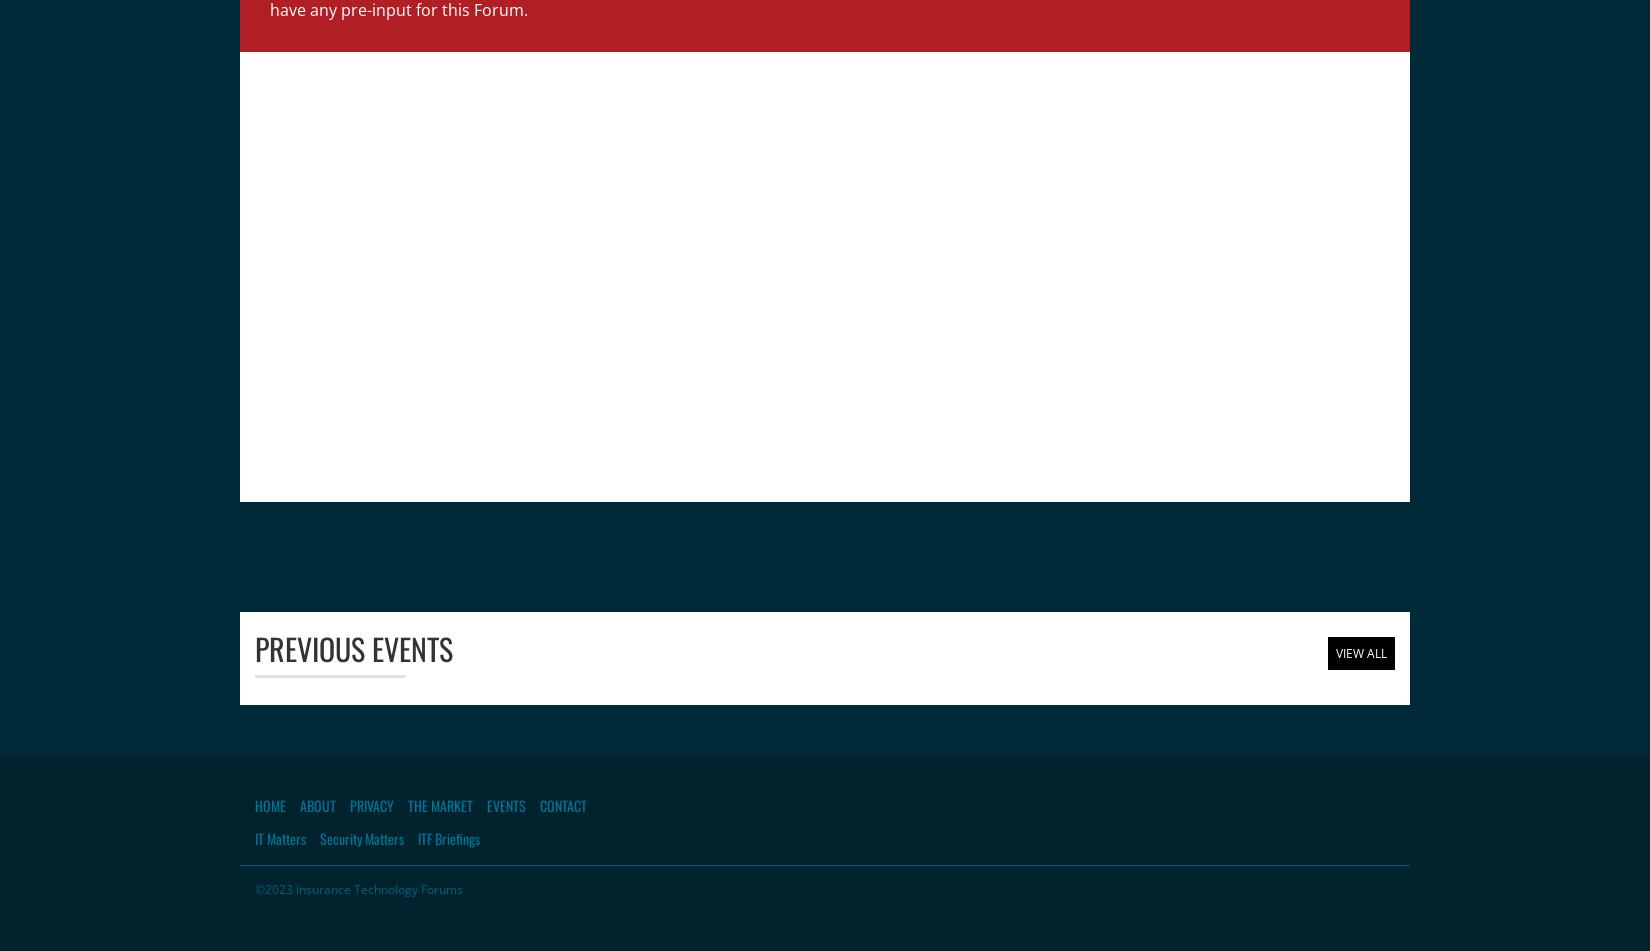 This screenshot has height=951, width=1650. I want to click on 'About', so click(317, 803).